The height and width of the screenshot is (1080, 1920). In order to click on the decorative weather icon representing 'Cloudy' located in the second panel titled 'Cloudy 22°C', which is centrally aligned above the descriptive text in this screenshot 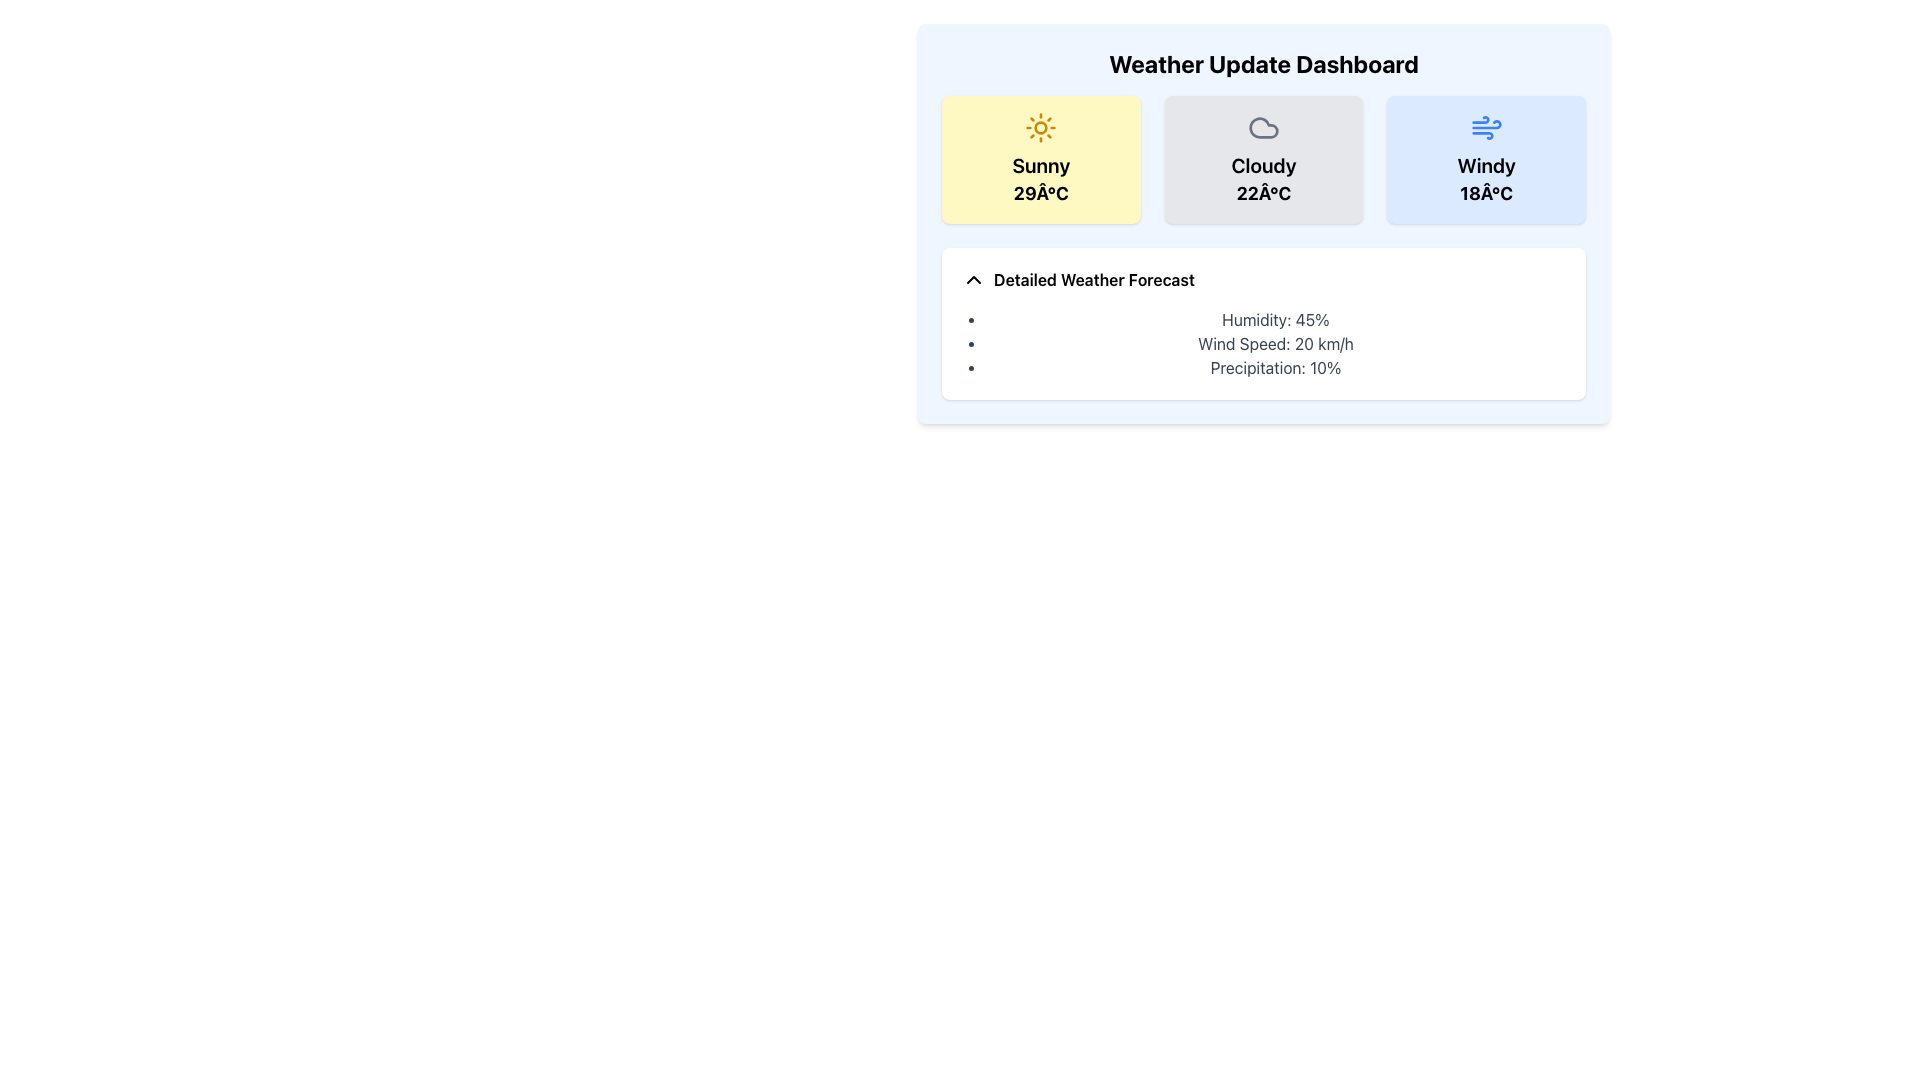, I will do `click(1262, 127)`.